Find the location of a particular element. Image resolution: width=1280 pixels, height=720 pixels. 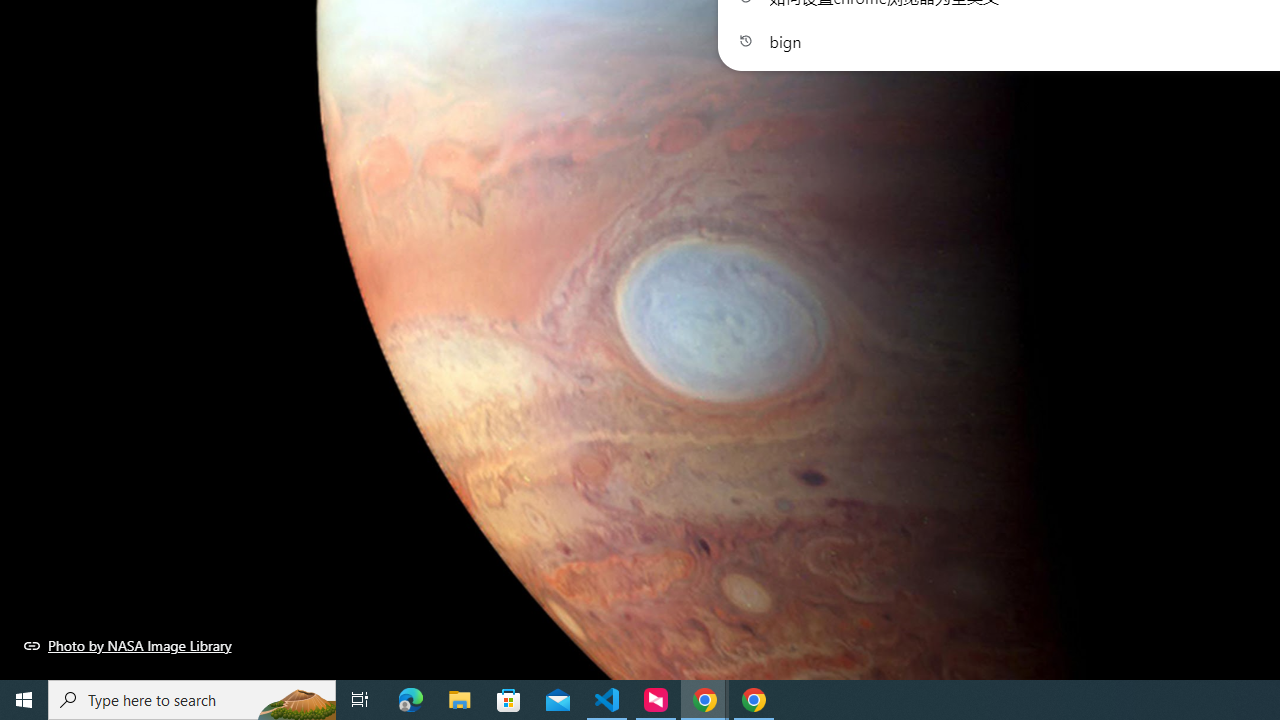

'Photo by NASA Image Library' is located at coordinates (127, 645).